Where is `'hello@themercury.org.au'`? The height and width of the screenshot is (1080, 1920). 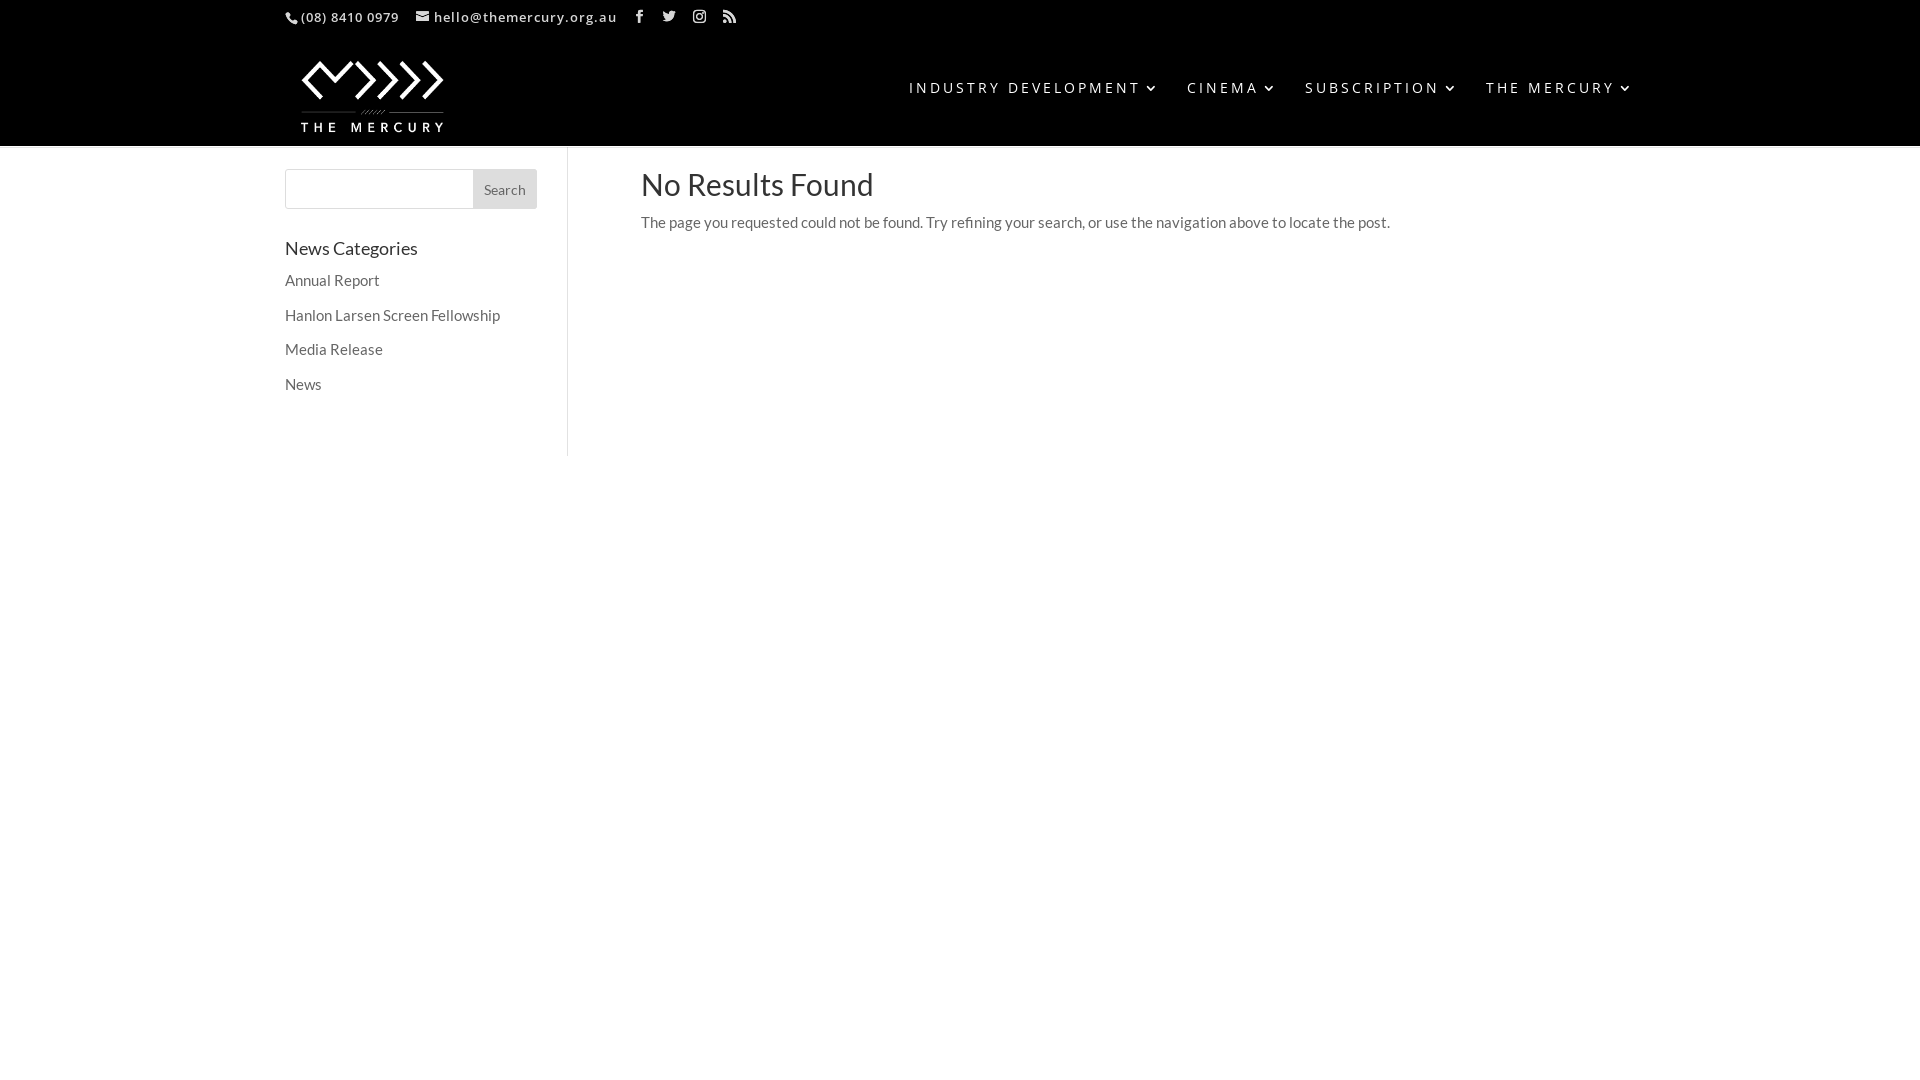 'hello@themercury.org.au' is located at coordinates (516, 16).